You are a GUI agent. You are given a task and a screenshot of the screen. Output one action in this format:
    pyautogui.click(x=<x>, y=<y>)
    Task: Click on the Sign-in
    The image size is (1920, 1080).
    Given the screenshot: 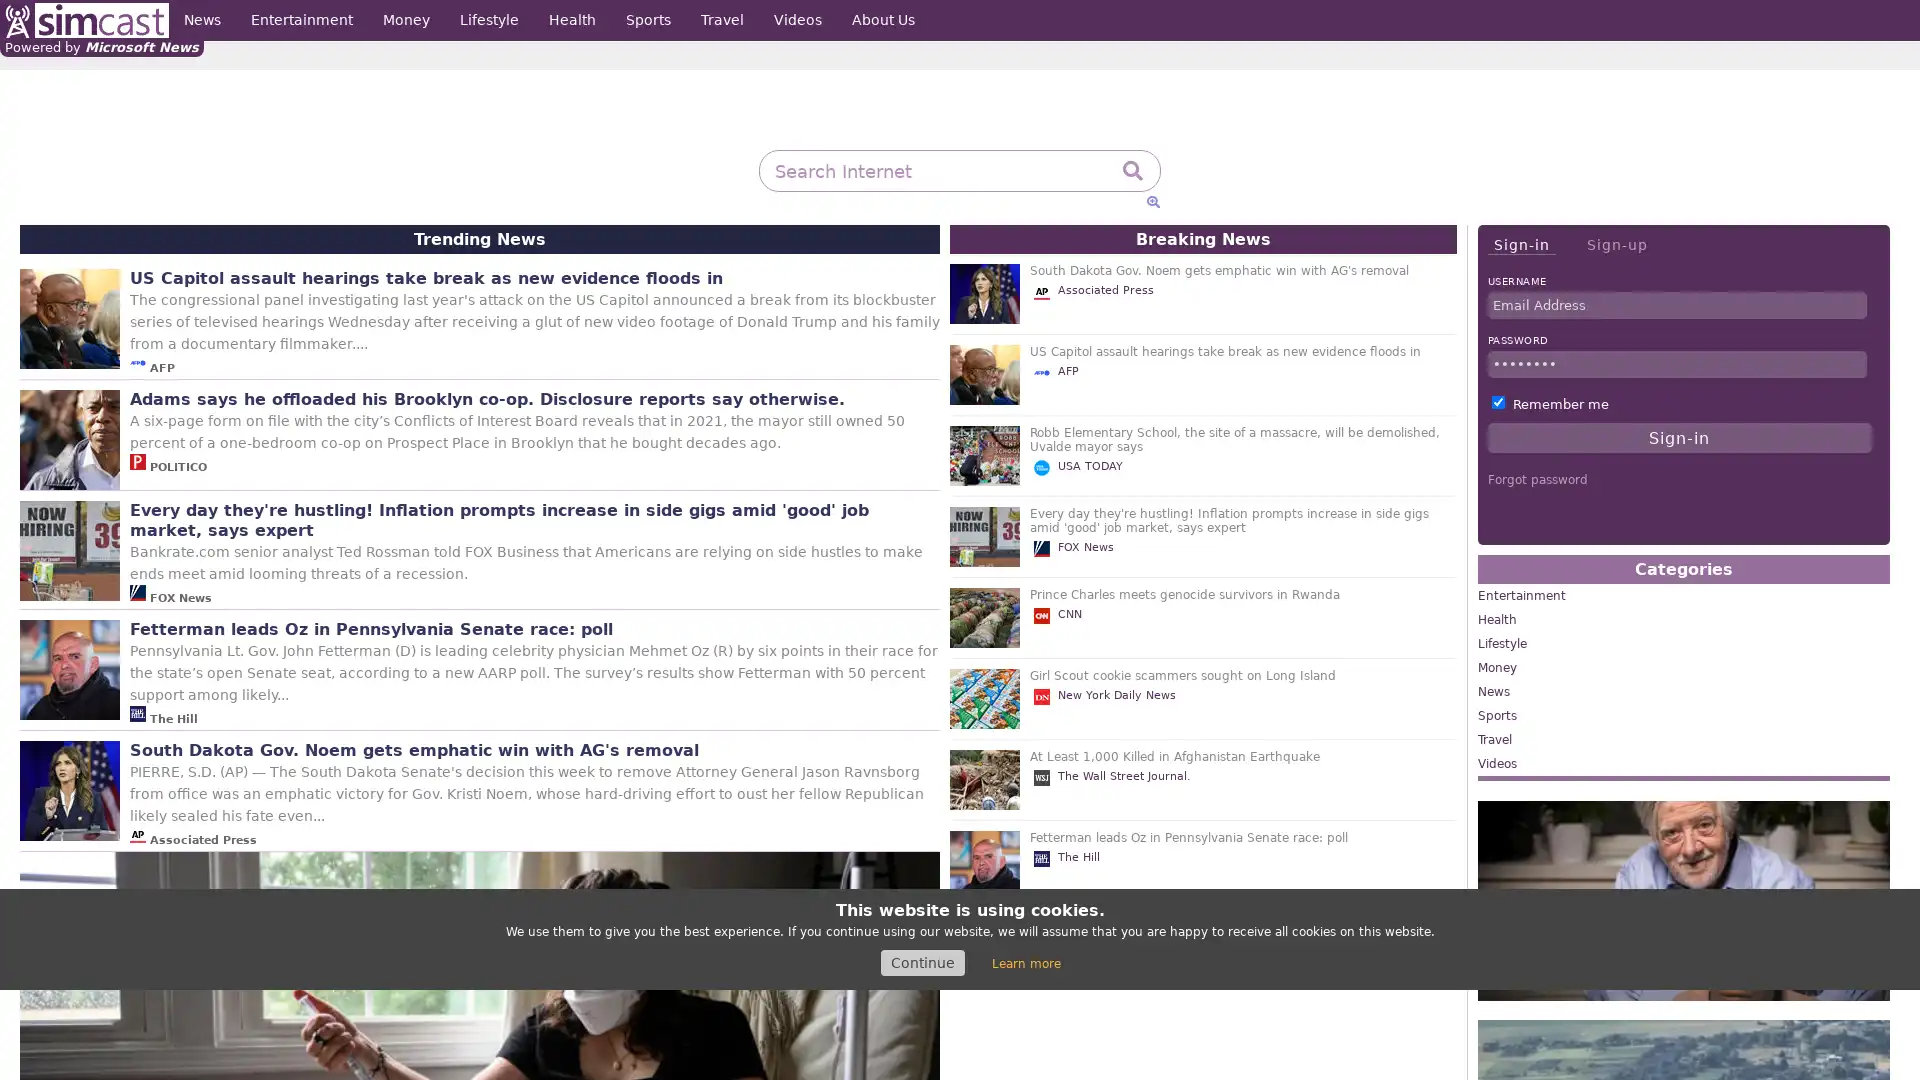 What is the action you would take?
    pyautogui.click(x=1520, y=244)
    